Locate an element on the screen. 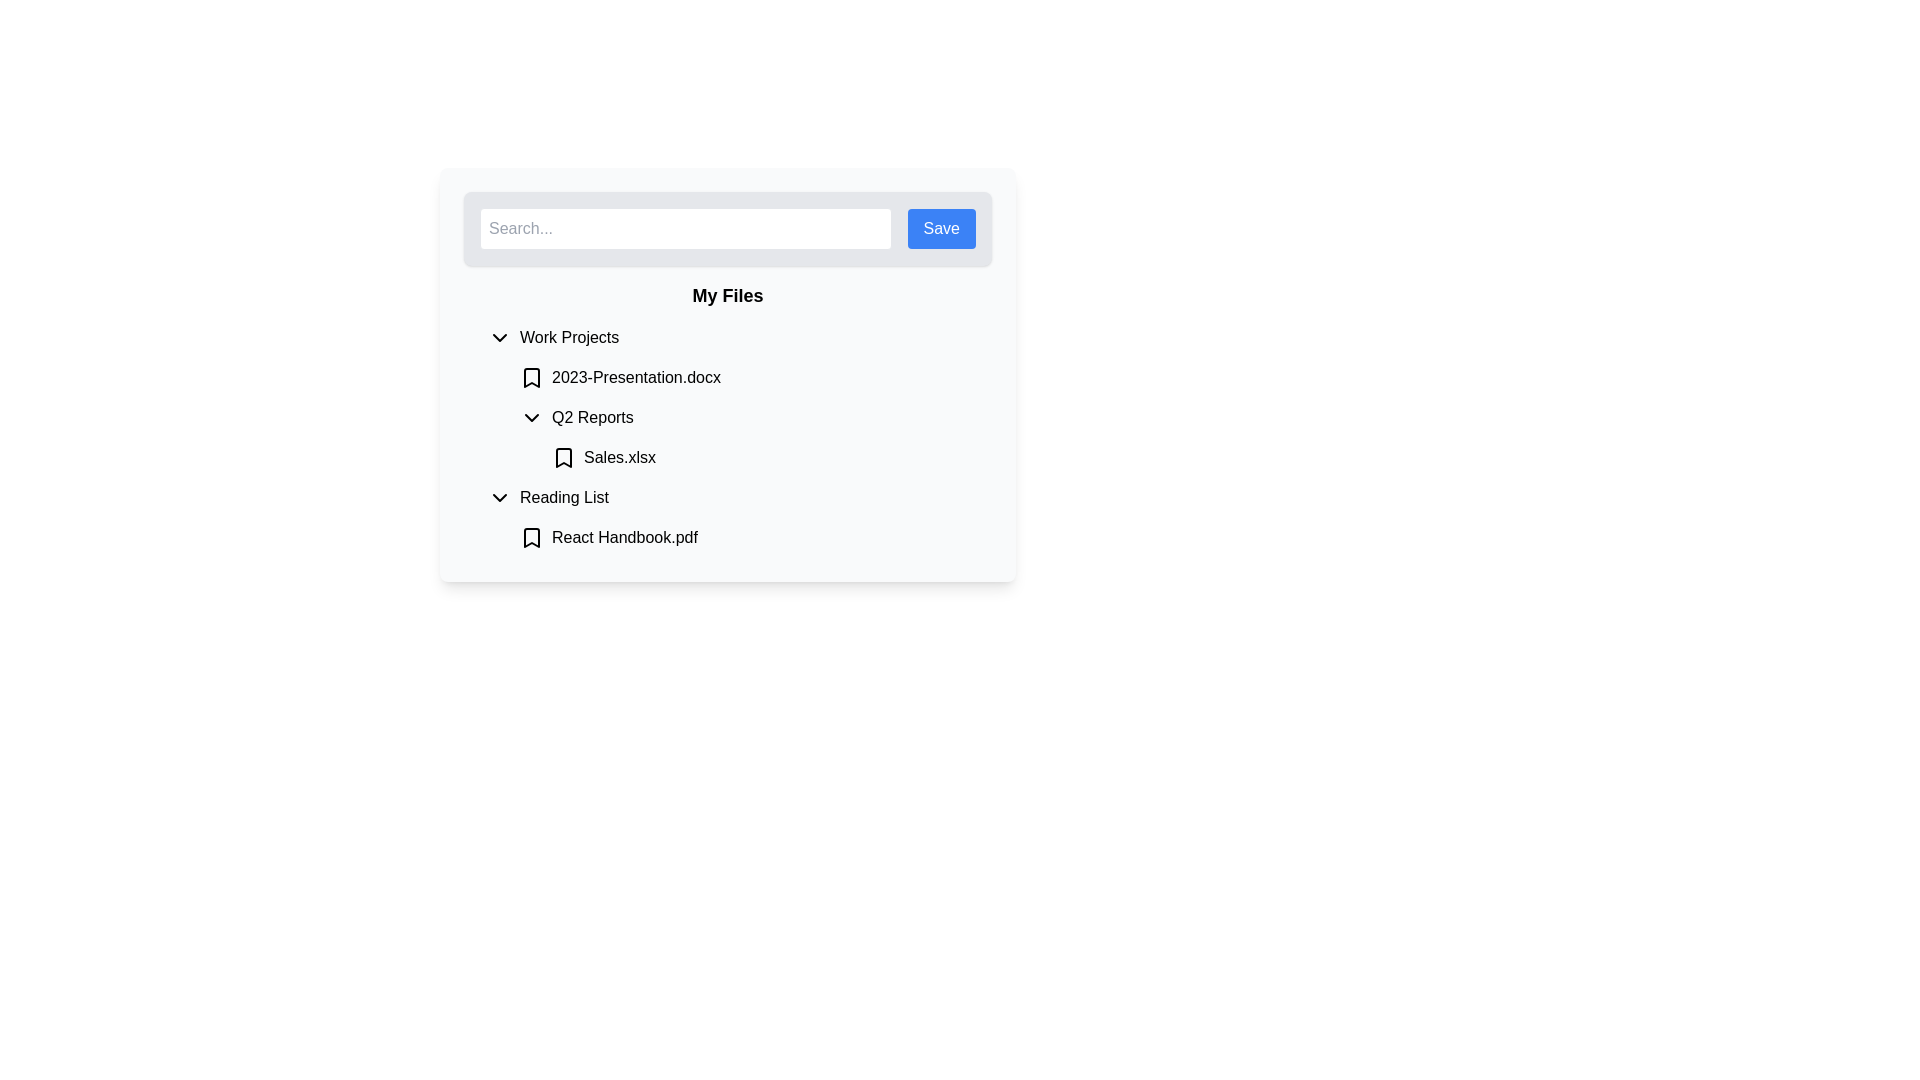  the downward-pointing chevron icon located to the left of the 'Work Projects' text is located at coordinates (499, 337).